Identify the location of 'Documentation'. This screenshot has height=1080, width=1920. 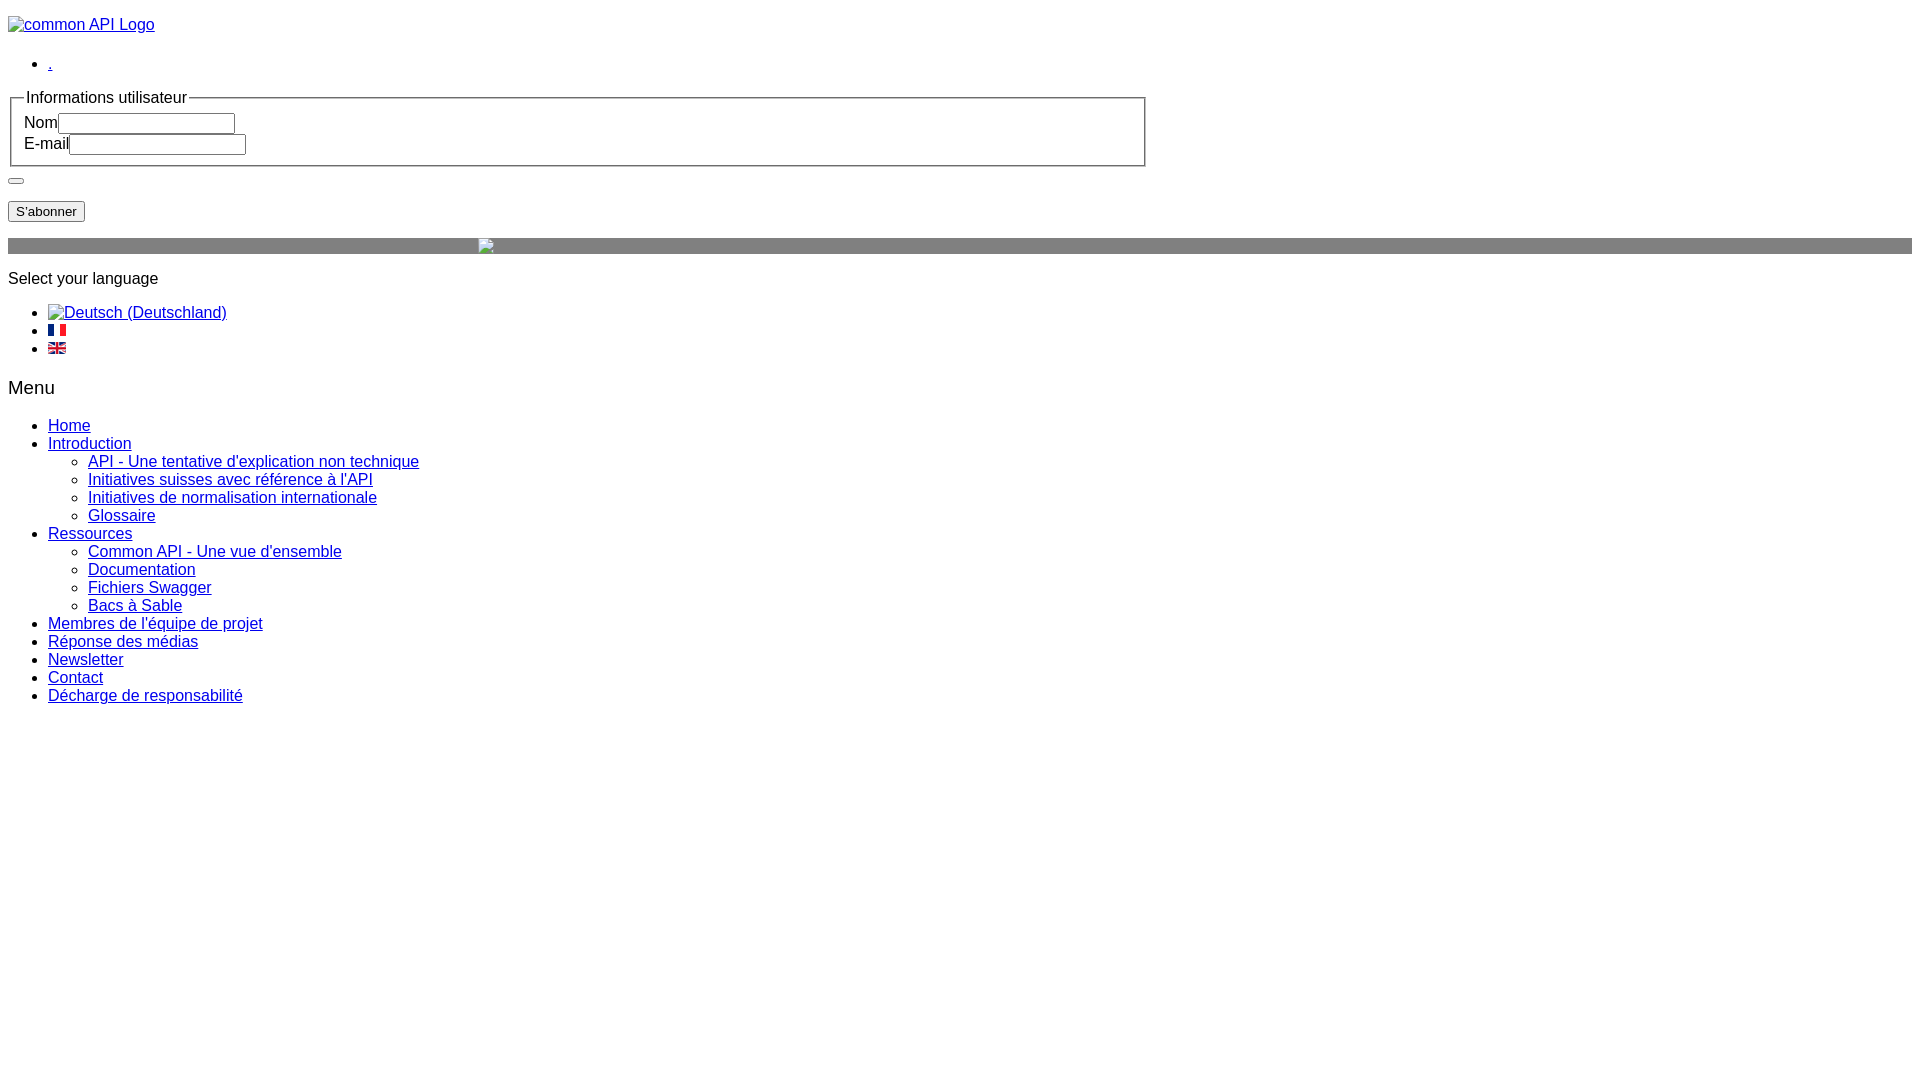
(141, 569).